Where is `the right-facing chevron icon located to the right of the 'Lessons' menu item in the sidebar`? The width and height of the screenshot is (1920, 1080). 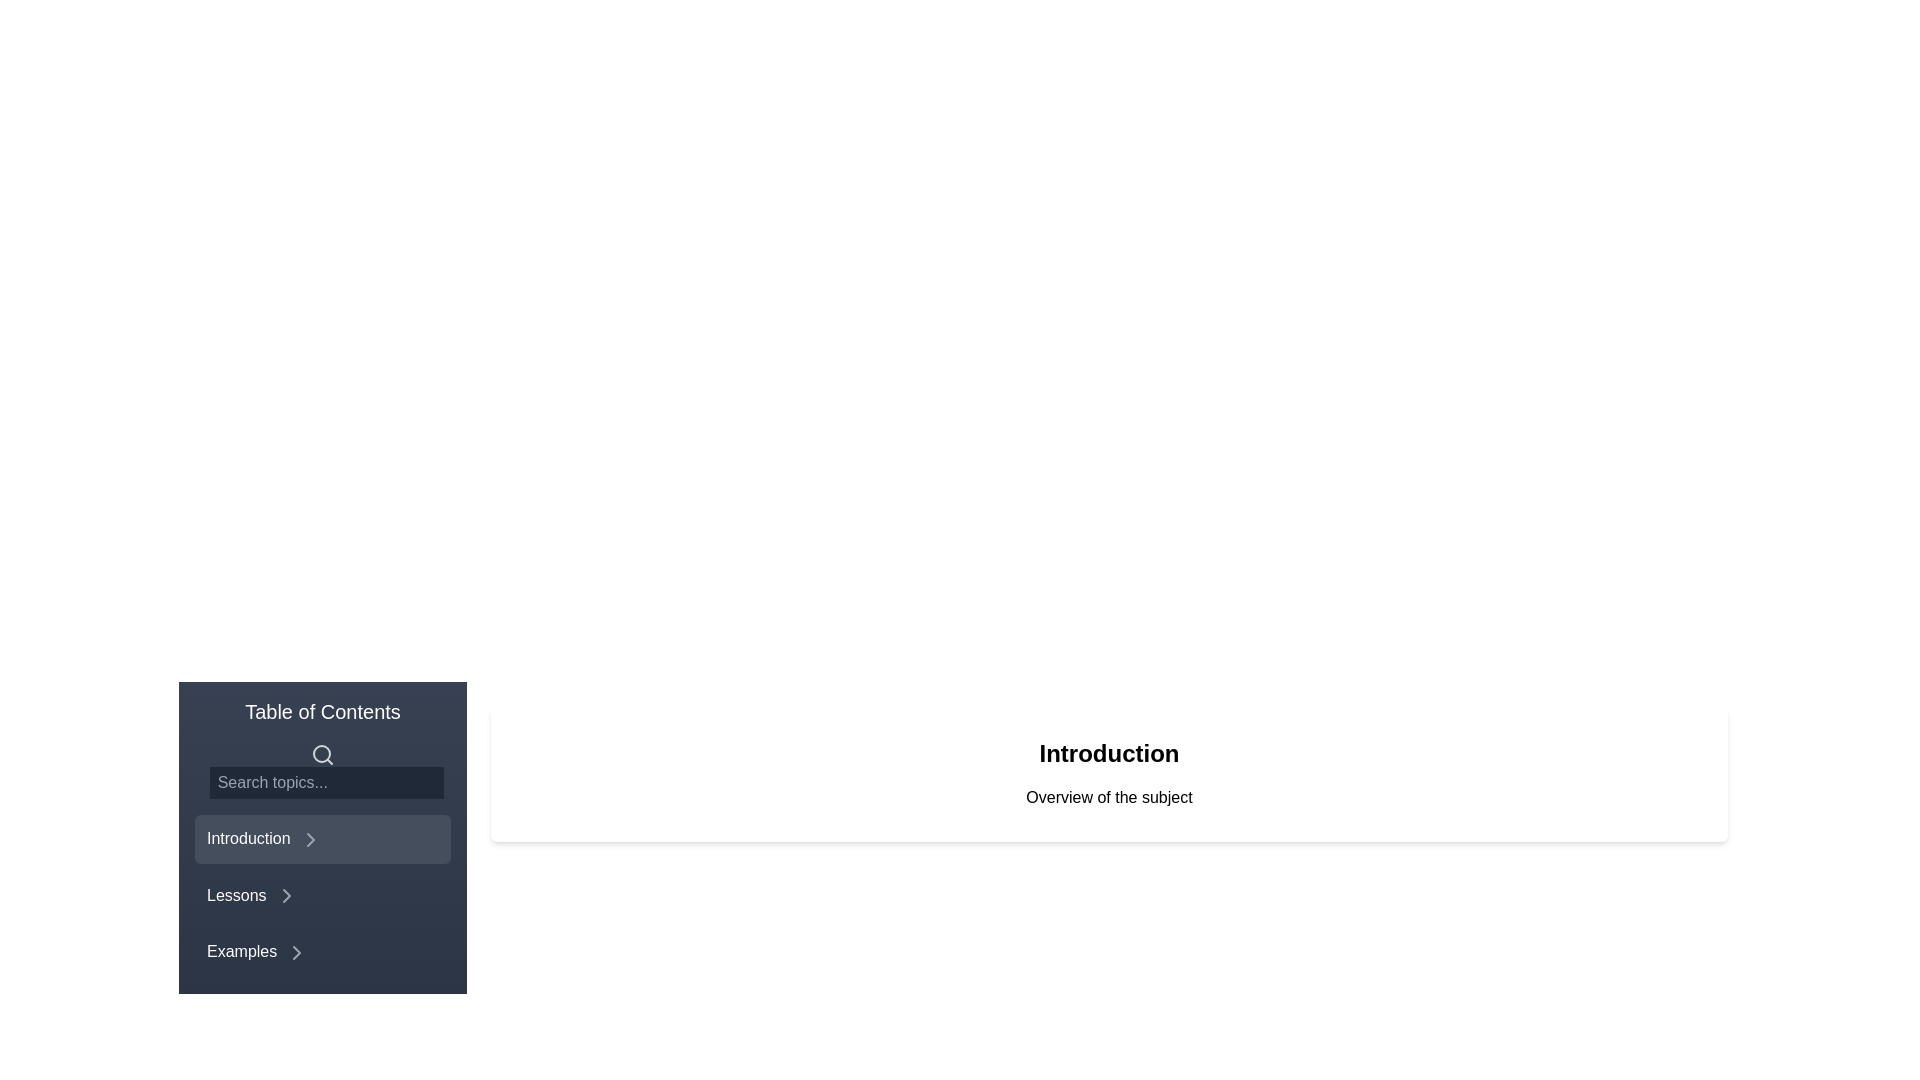 the right-facing chevron icon located to the right of the 'Lessons' menu item in the sidebar is located at coordinates (285, 895).